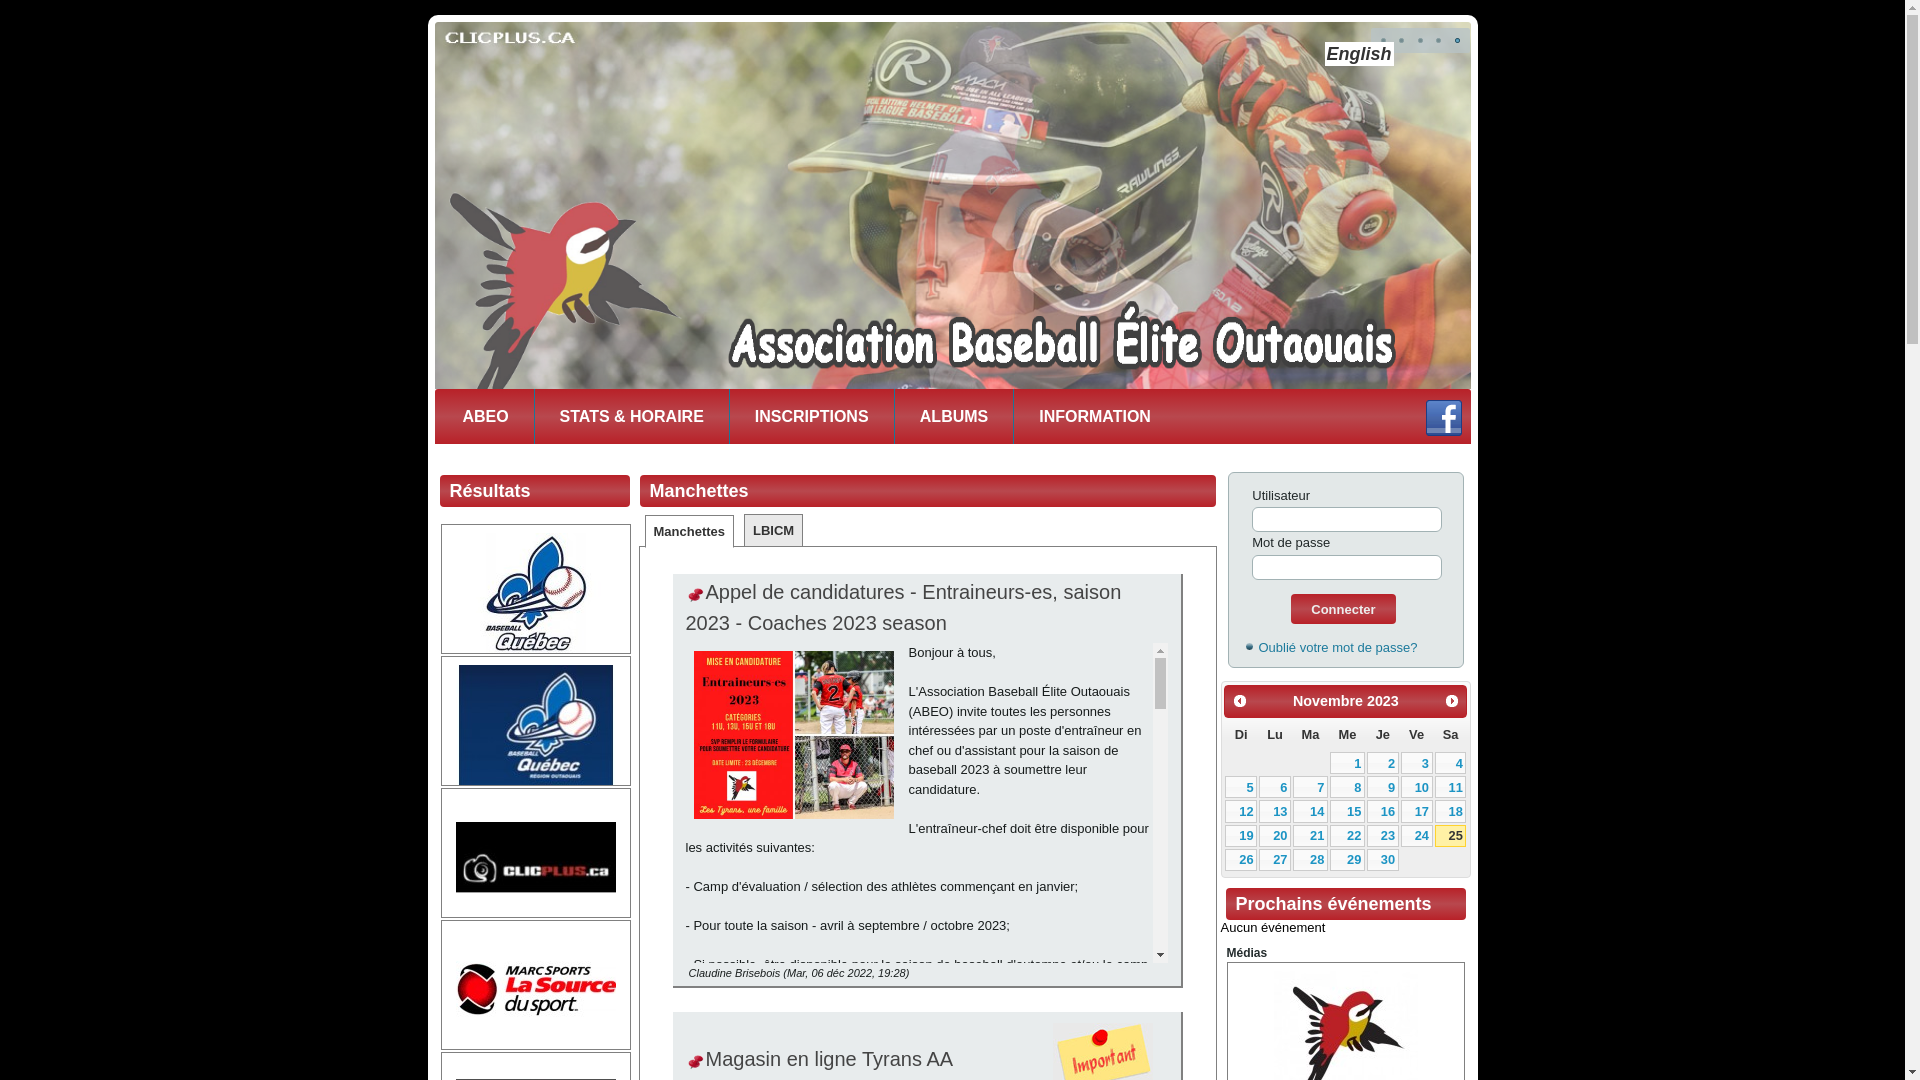 Image resolution: width=1920 pixels, height=1080 pixels. Describe the element at coordinates (1329, 763) in the screenshot. I see `'1'` at that location.